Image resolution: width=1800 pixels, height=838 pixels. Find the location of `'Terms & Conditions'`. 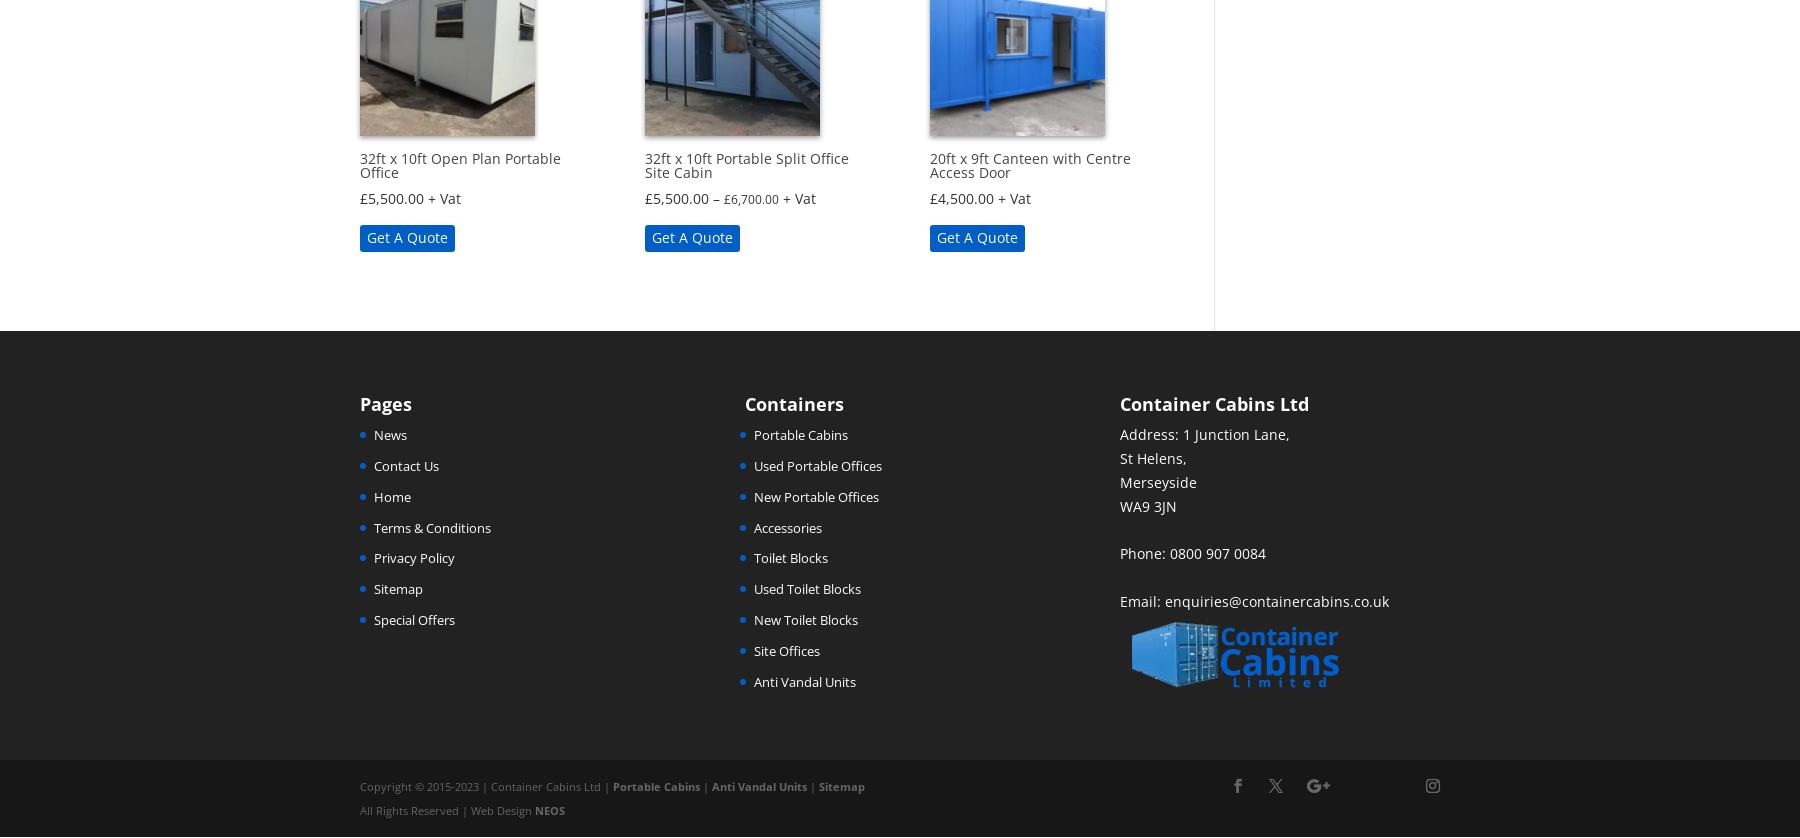

'Terms & Conditions' is located at coordinates (432, 527).